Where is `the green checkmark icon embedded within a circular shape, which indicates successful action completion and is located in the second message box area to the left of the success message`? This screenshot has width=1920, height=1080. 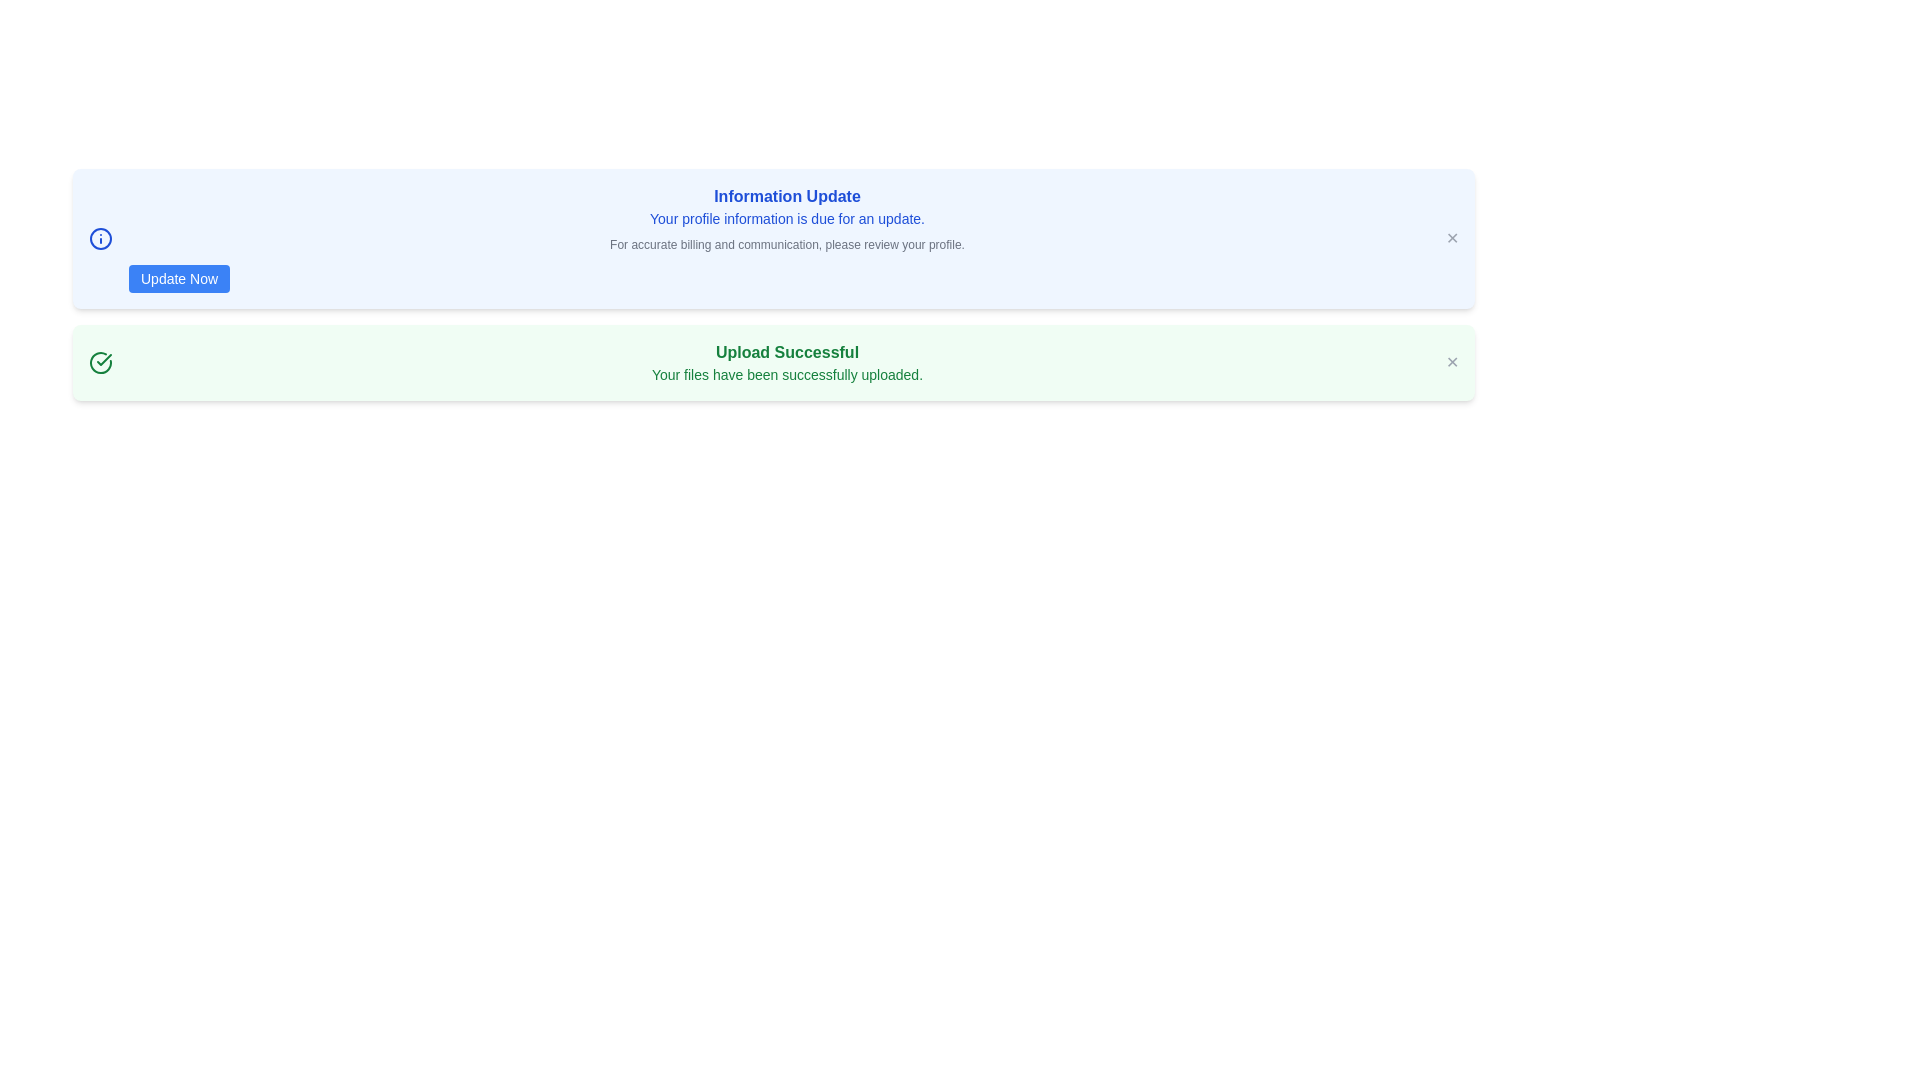 the green checkmark icon embedded within a circular shape, which indicates successful action completion and is located in the second message box area to the left of the success message is located at coordinates (103, 358).